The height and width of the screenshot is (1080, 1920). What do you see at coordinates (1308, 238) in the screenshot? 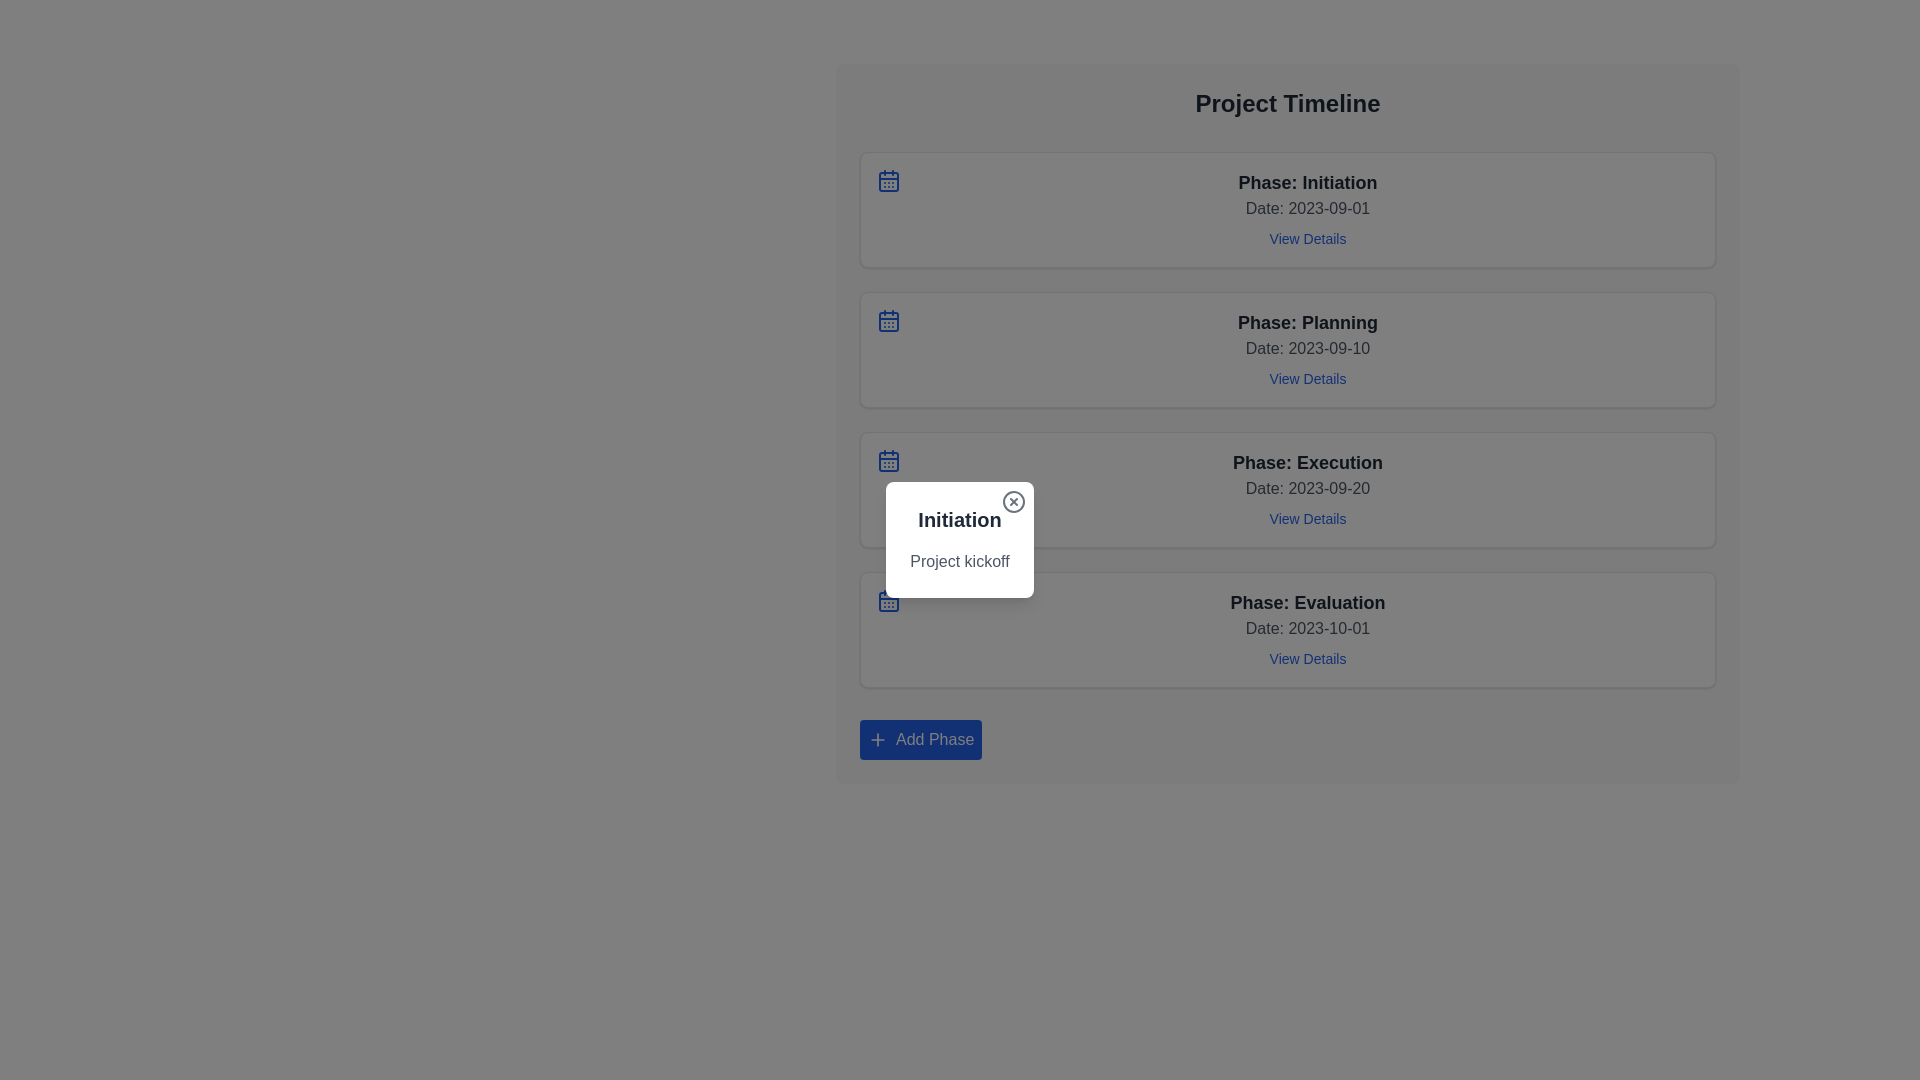
I see `the 'View Details' hyperlink located beneath the 'Date: 2023-09-01' text in the 'Phase: Initiation' section` at bounding box center [1308, 238].